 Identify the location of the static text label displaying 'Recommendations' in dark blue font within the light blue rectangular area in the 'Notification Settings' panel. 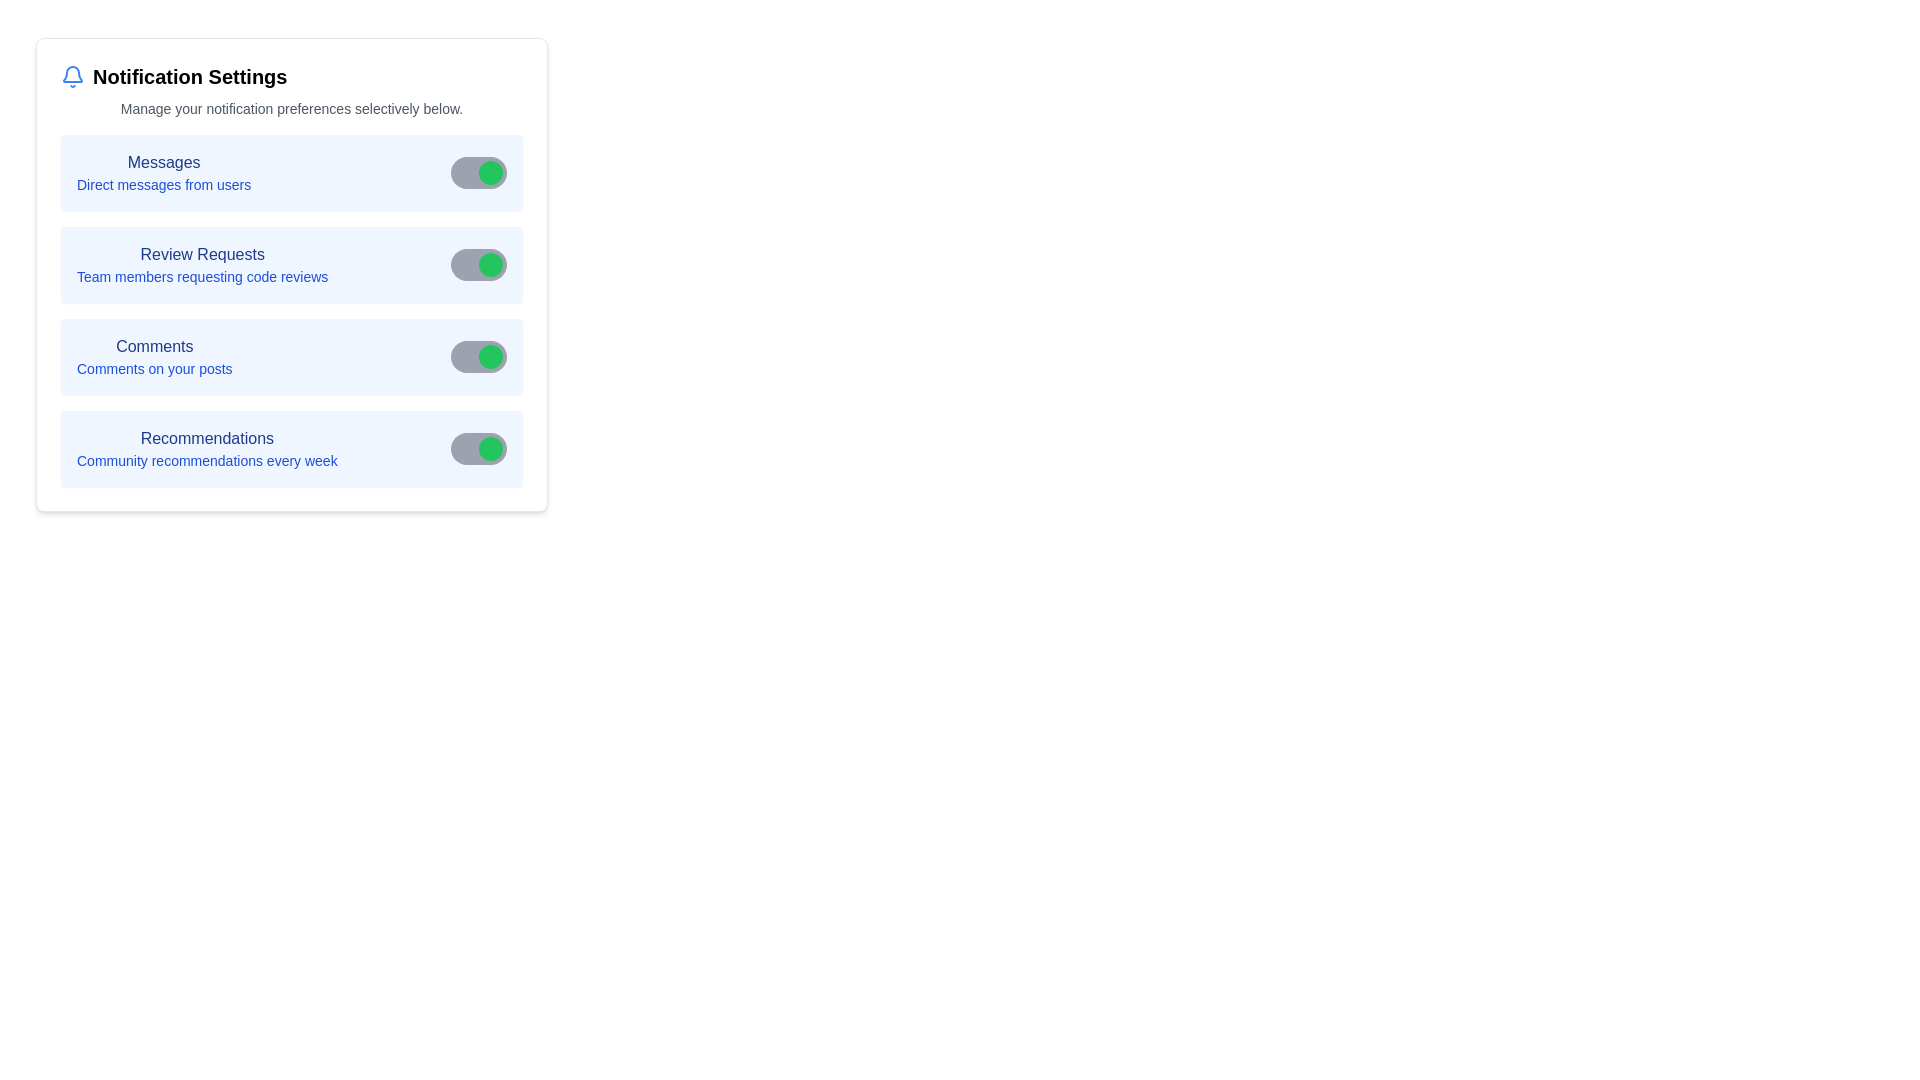
(207, 438).